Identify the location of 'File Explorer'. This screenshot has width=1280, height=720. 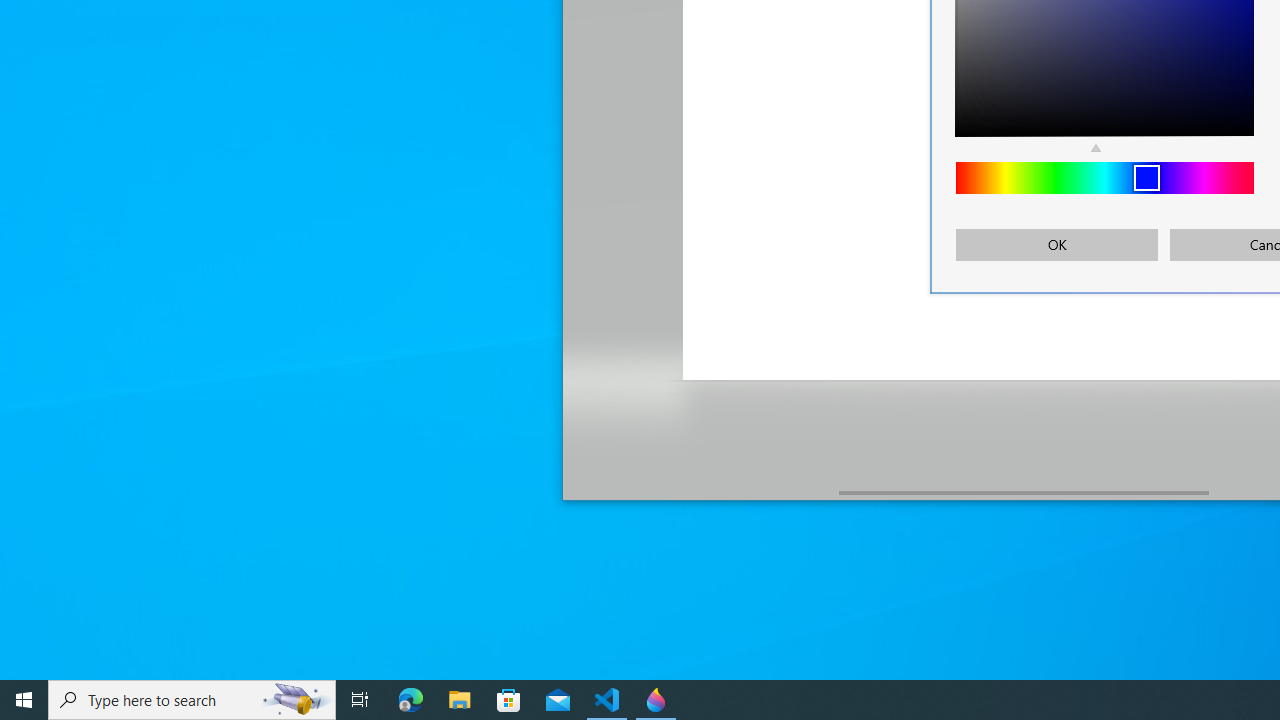
(459, 698).